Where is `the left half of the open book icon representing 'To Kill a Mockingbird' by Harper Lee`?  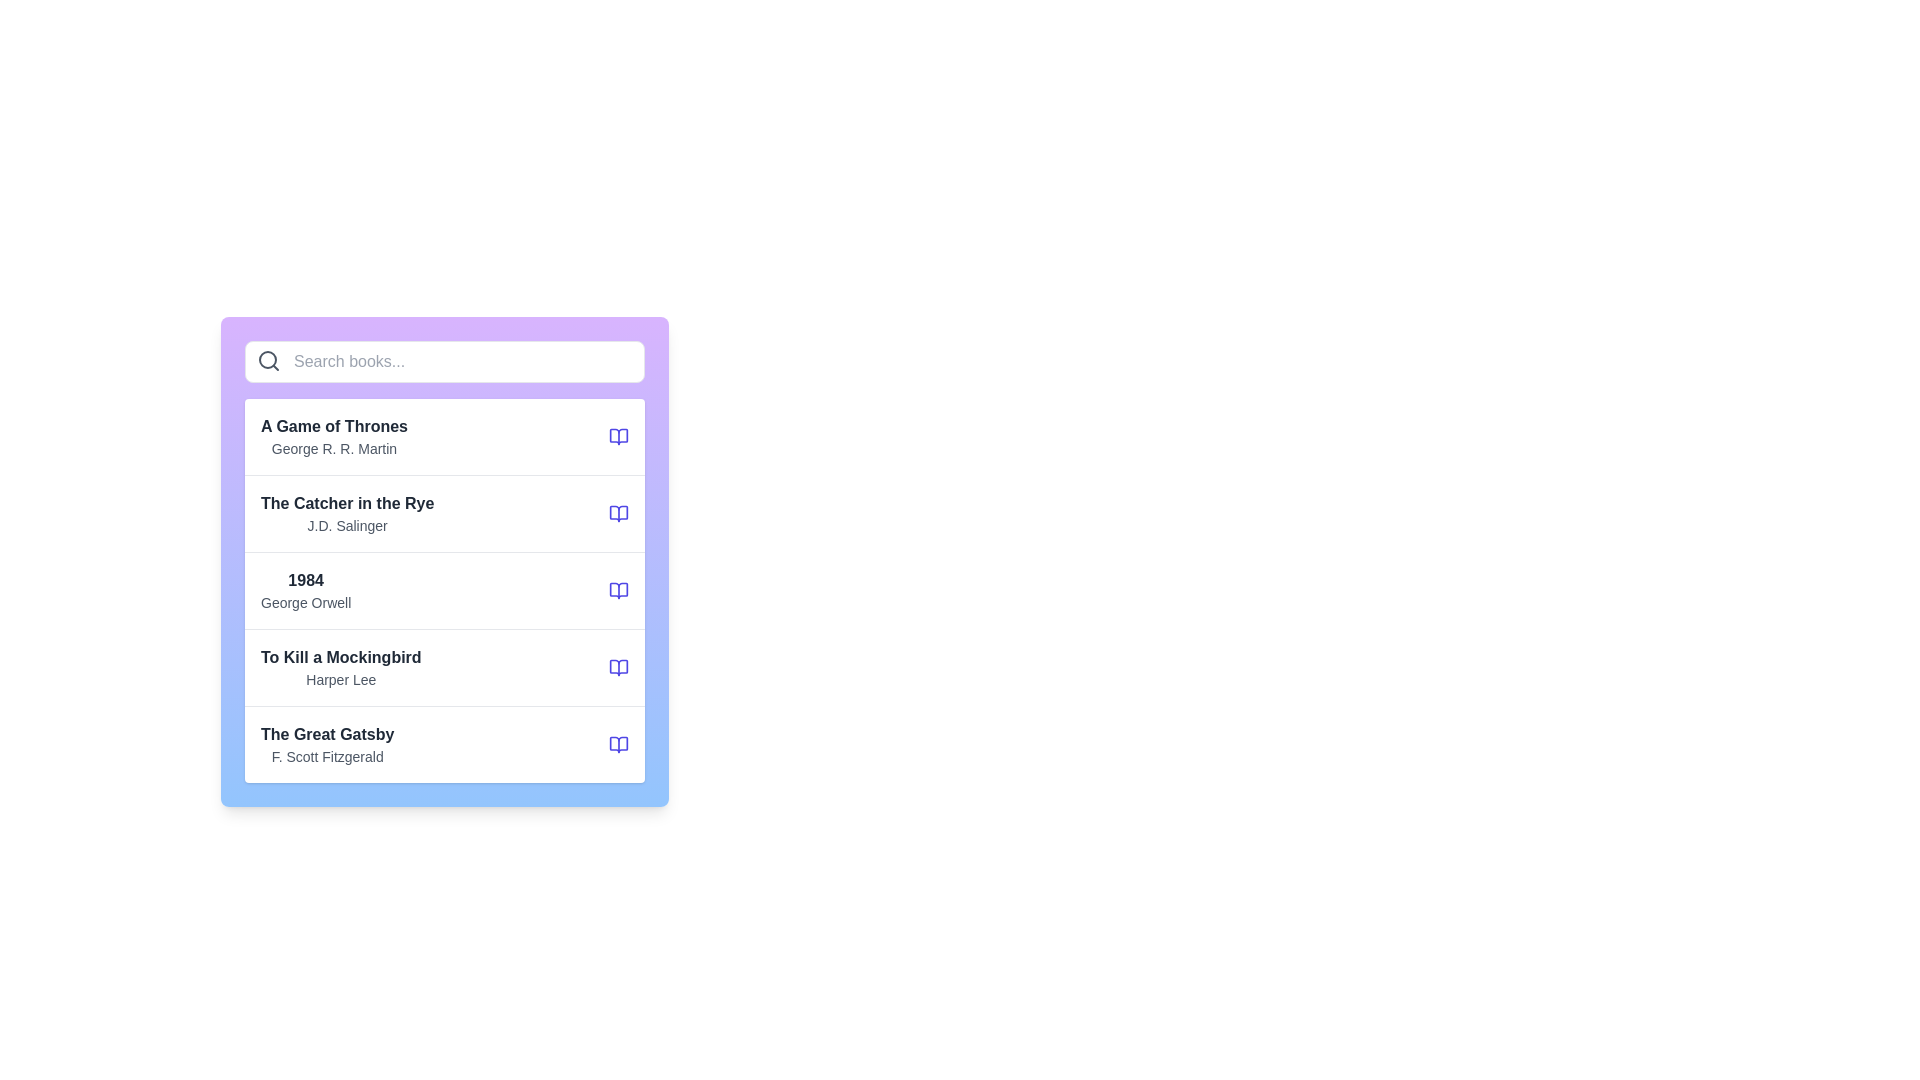 the left half of the open book icon representing 'To Kill a Mockingbird' by Harper Lee is located at coordinates (618, 667).